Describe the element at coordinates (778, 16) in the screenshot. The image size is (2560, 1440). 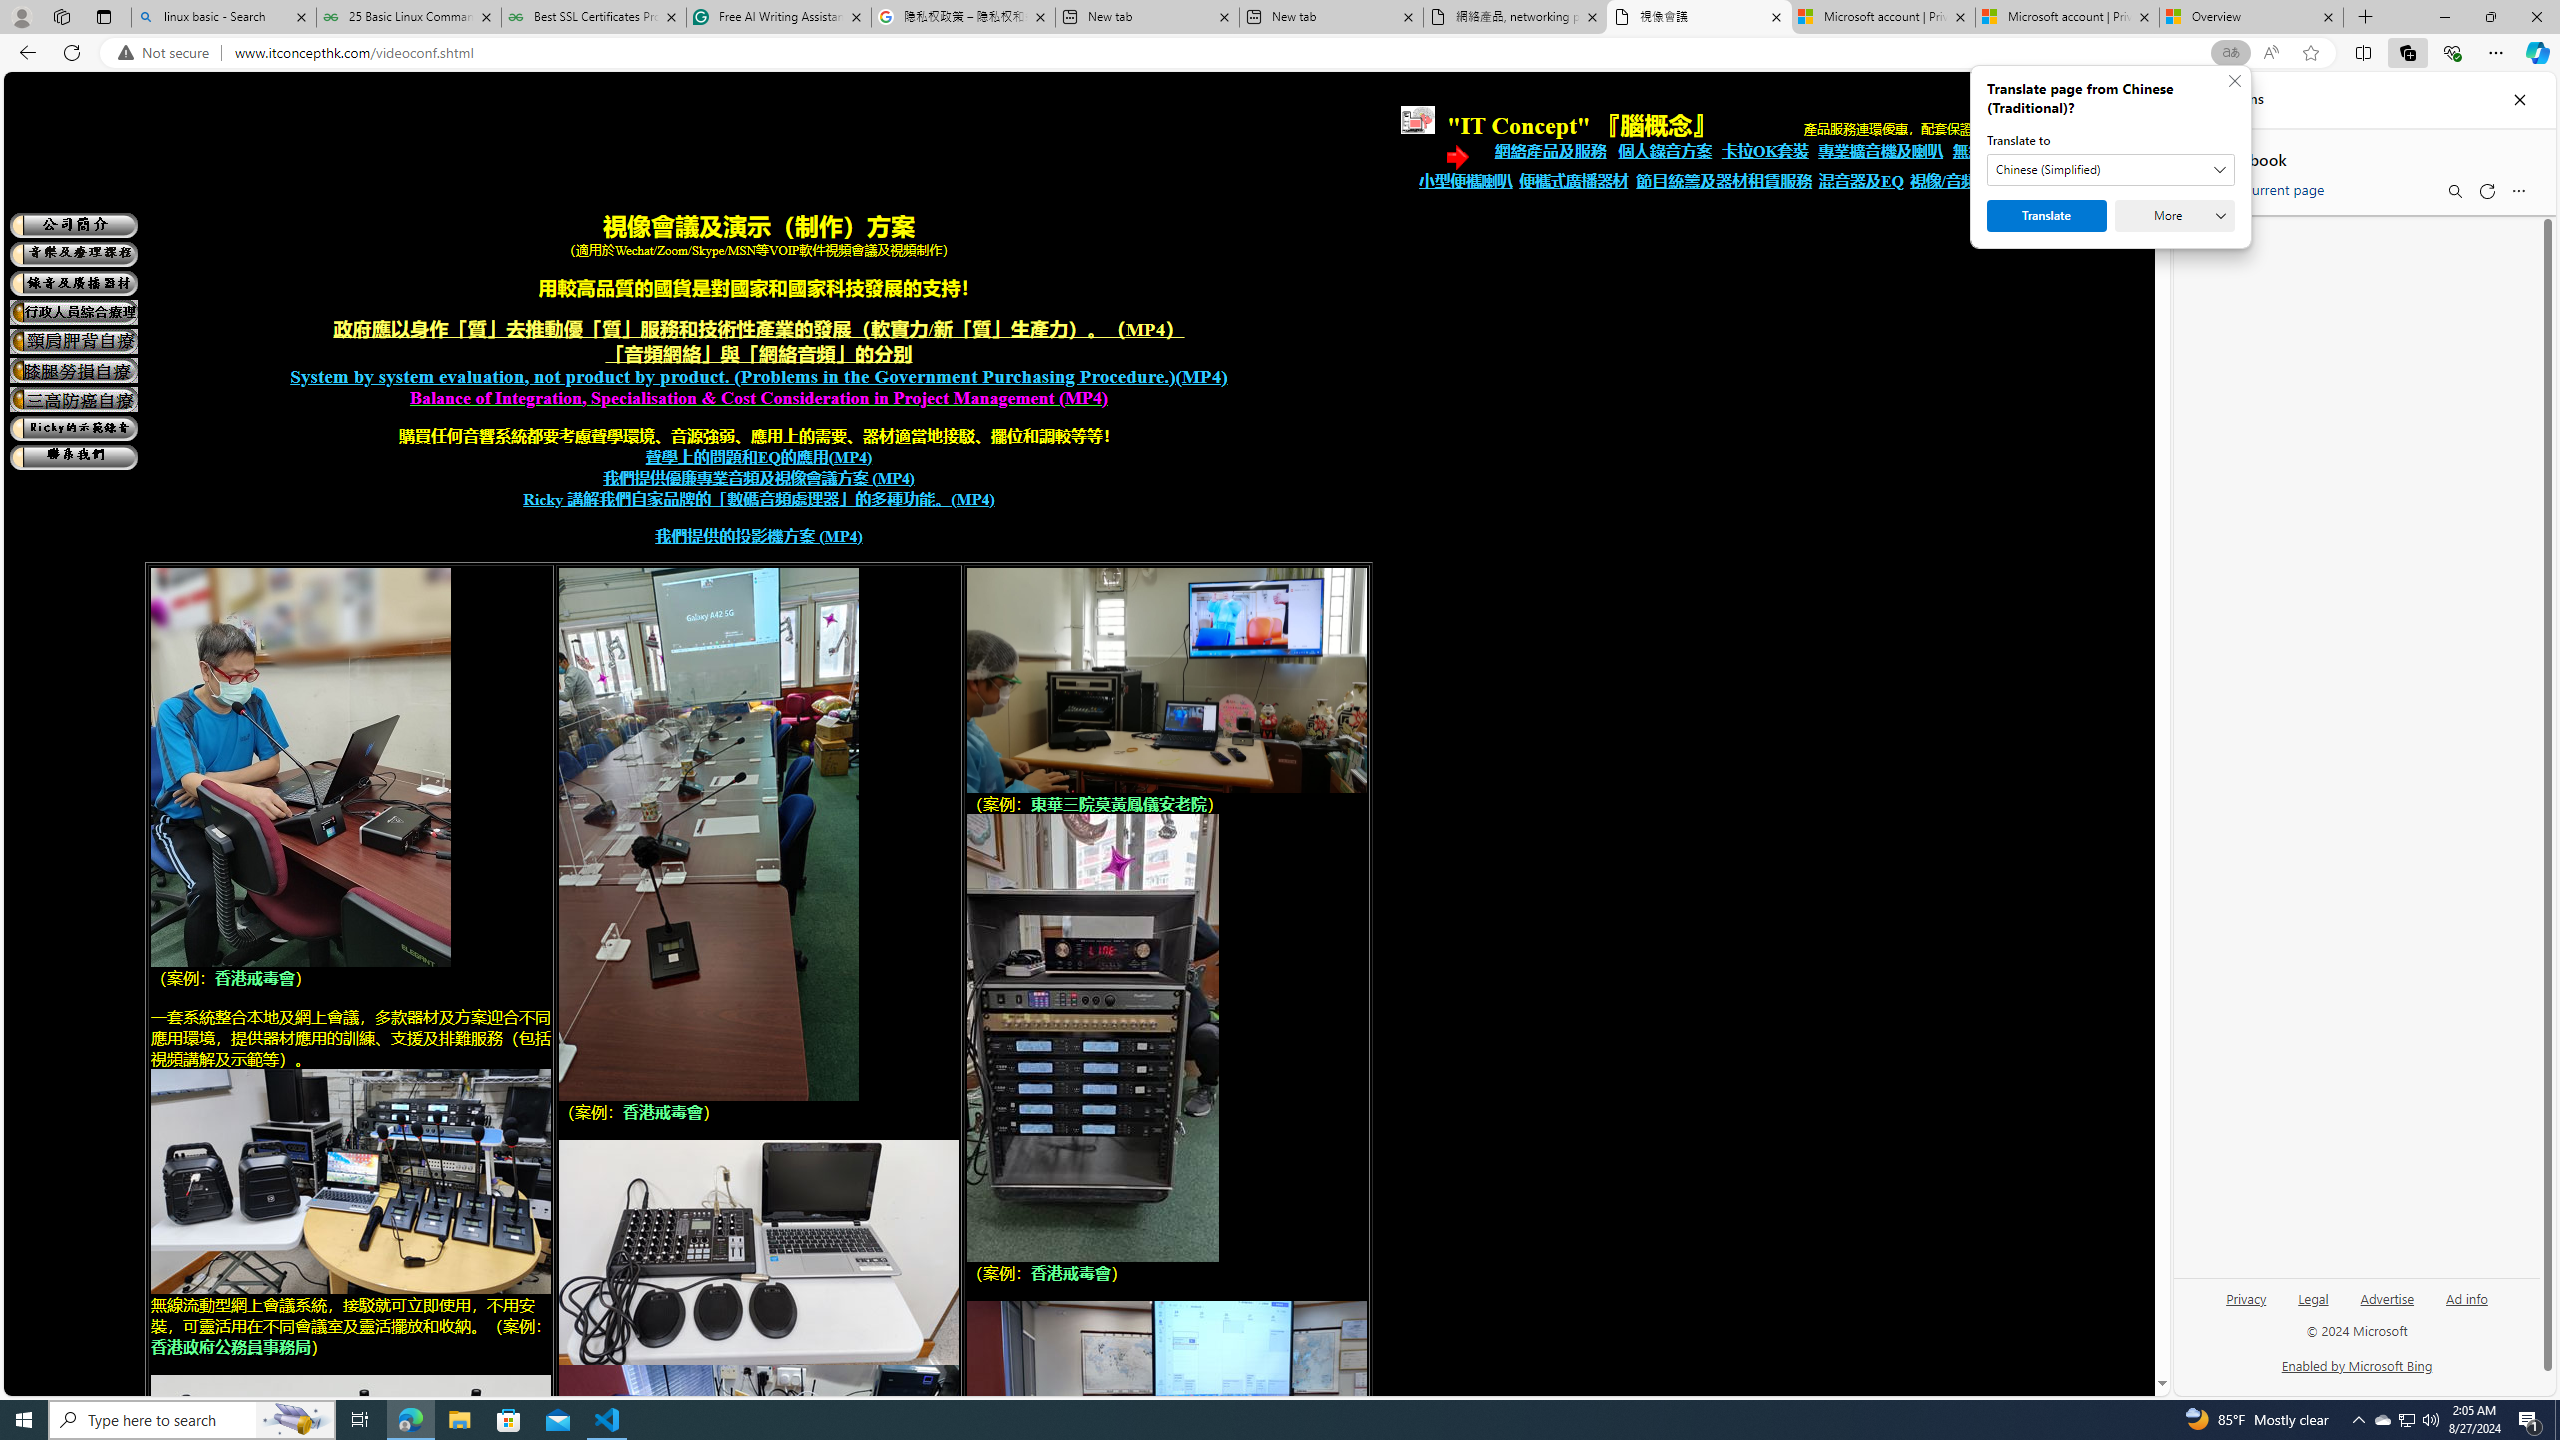
I see `'Free AI Writing Assistance for Students | Grammarly'` at that location.